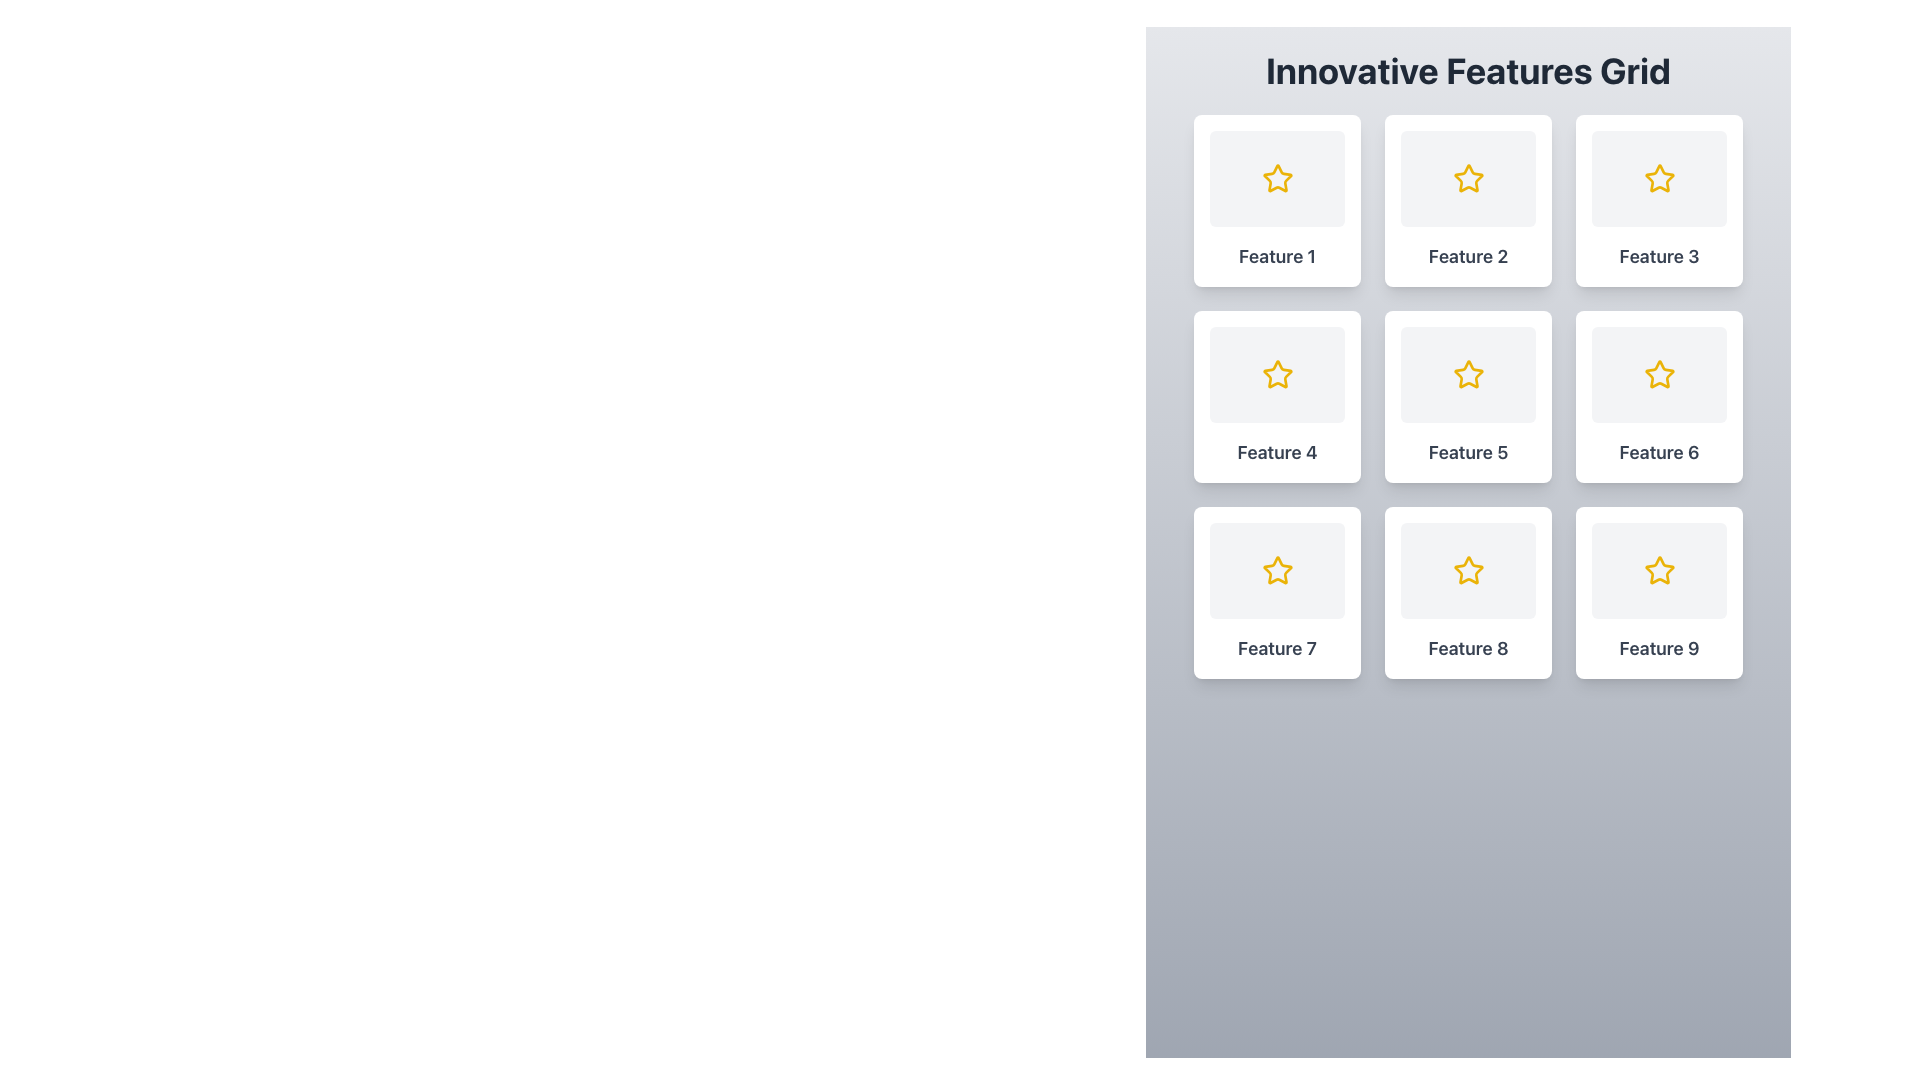 The height and width of the screenshot is (1080, 1920). What do you see at coordinates (1468, 177) in the screenshot?
I see `the Rating Star Icon with a yellow border located in the second column of the 'Innovative Features Grid'` at bounding box center [1468, 177].